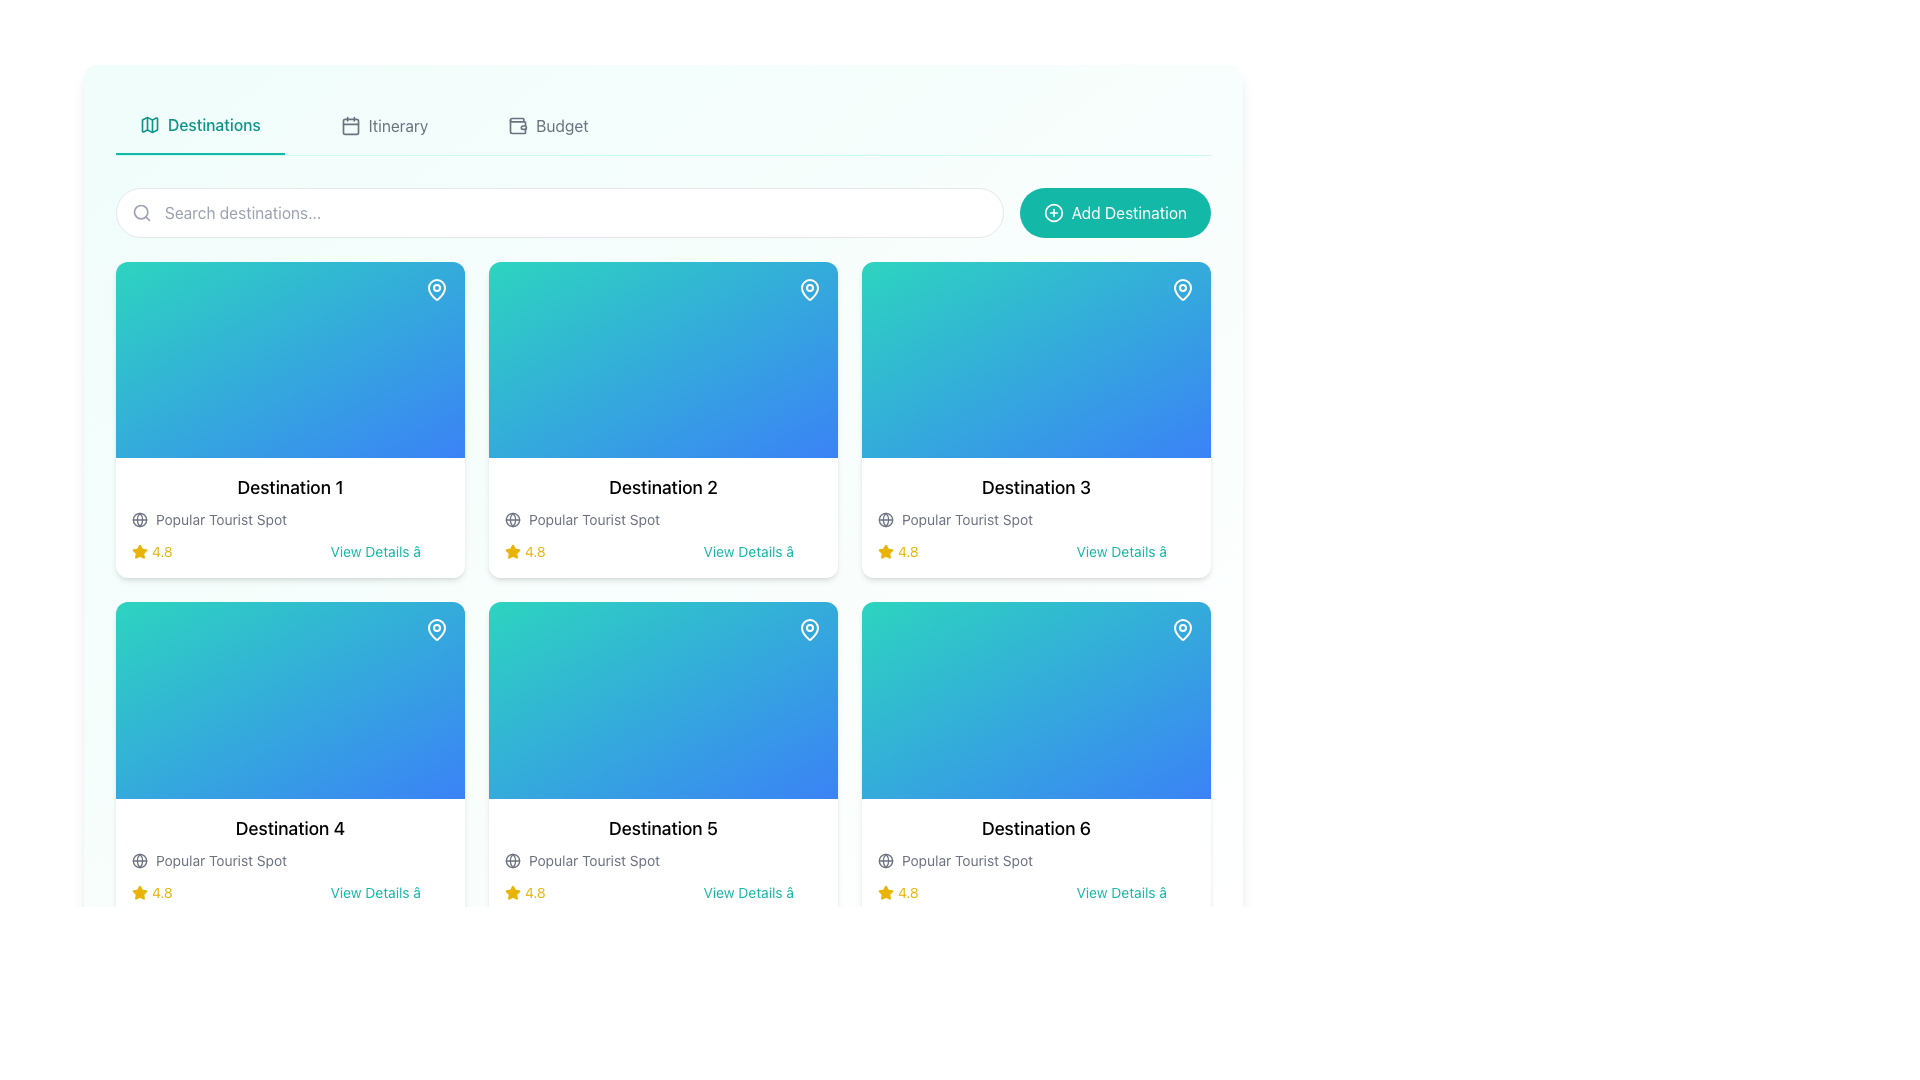 The width and height of the screenshot is (1920, 1080). Describe the element at coordinates (1052, 212) in the screenshot. I see `the circular plus-icon element within the 'Add Destination' button located at the top-right corner of the interface` at that location.